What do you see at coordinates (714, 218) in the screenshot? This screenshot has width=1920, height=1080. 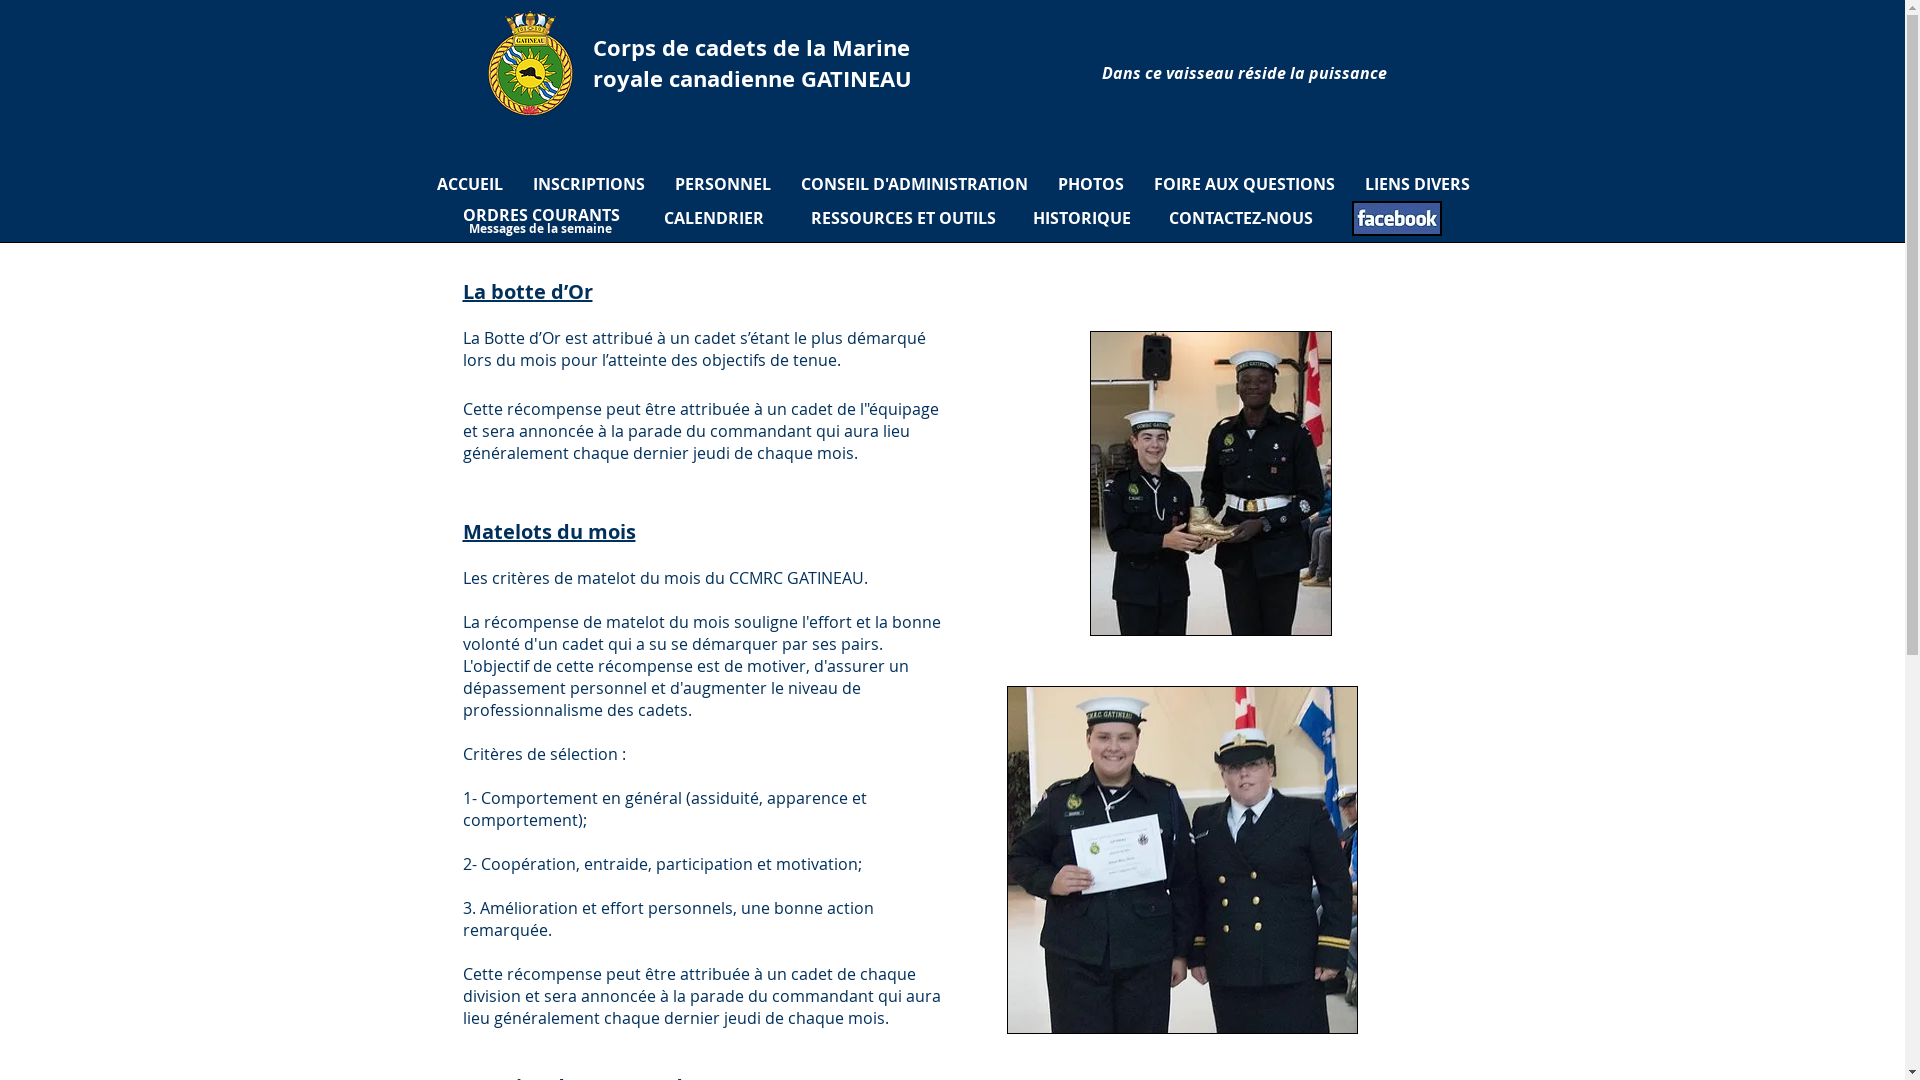 I see `'CALENDRIER'` at bounding box center [714, 218].